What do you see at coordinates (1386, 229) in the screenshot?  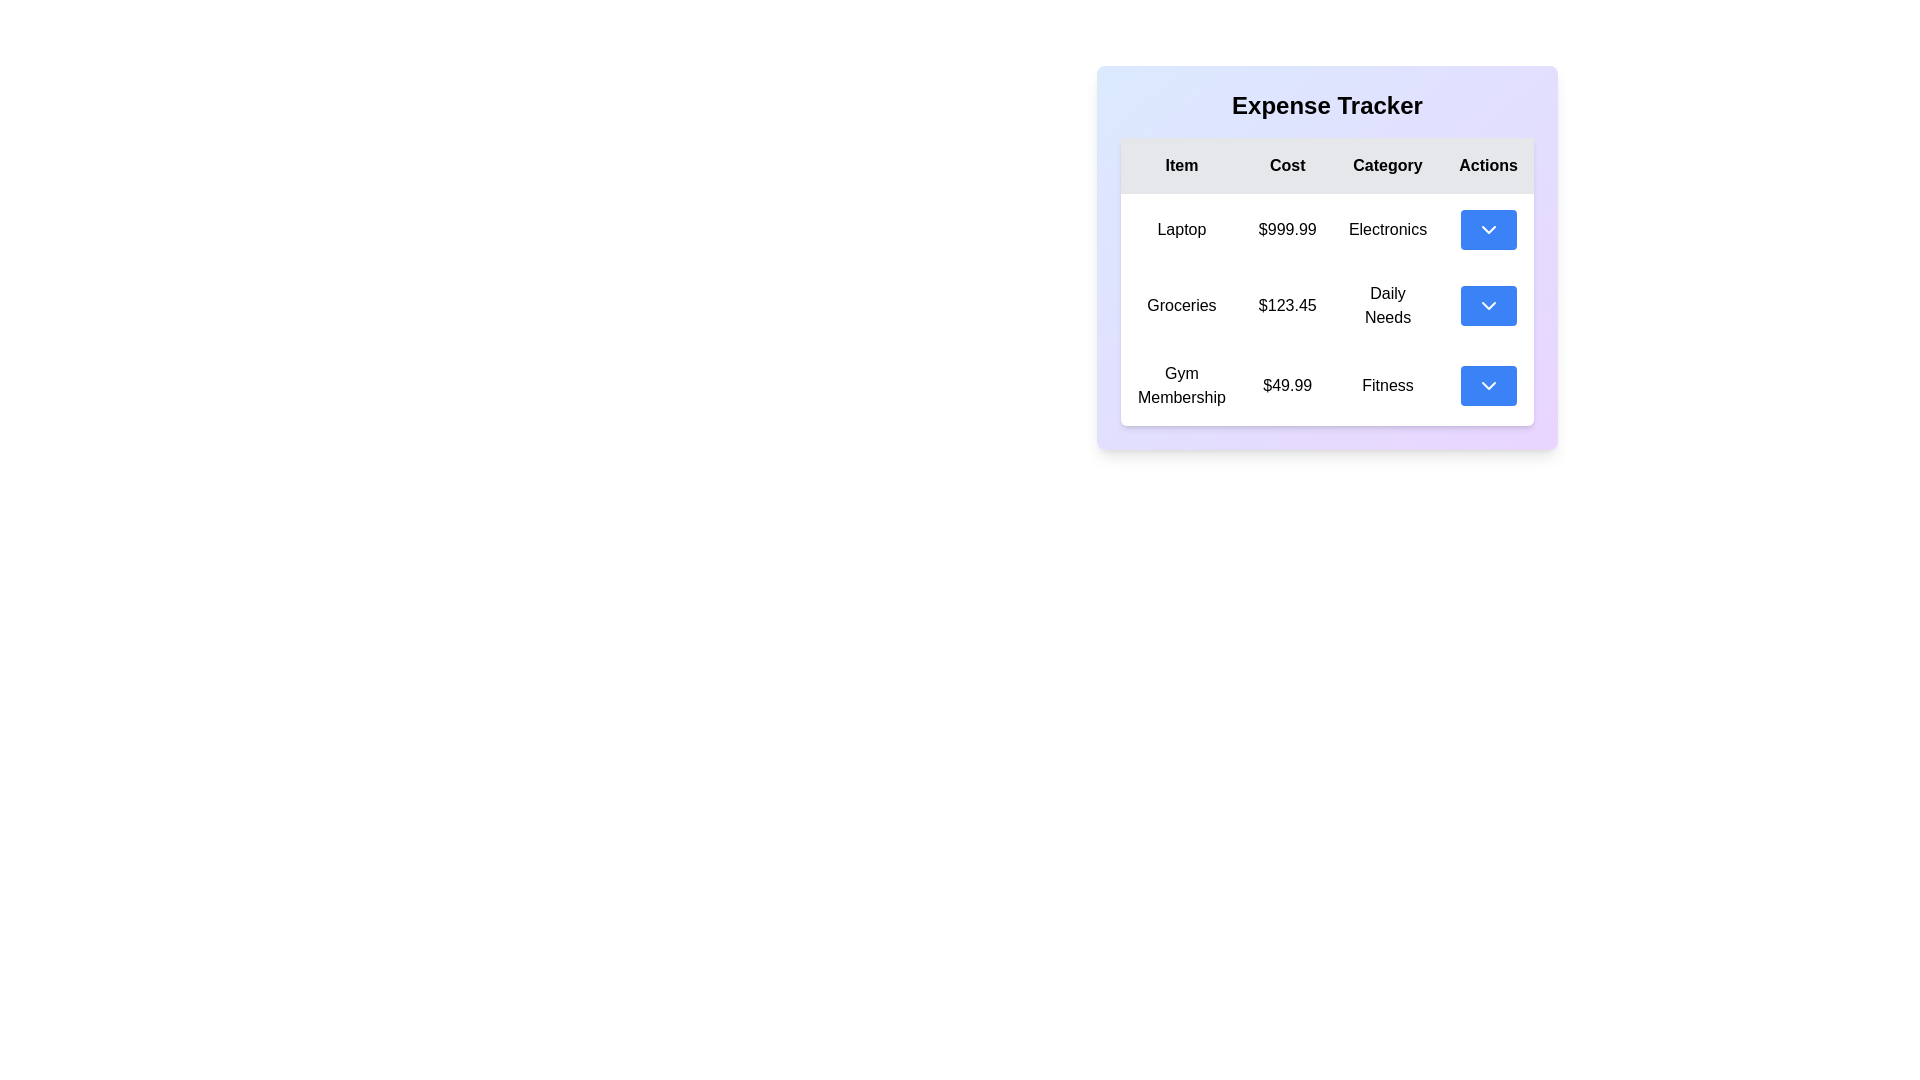 I see `the 'Electronics' text element located in the first row and third column of the table, which corresponds to the item 'Laptop' and costs '$999.99'` at bounding box center [1386, 229].